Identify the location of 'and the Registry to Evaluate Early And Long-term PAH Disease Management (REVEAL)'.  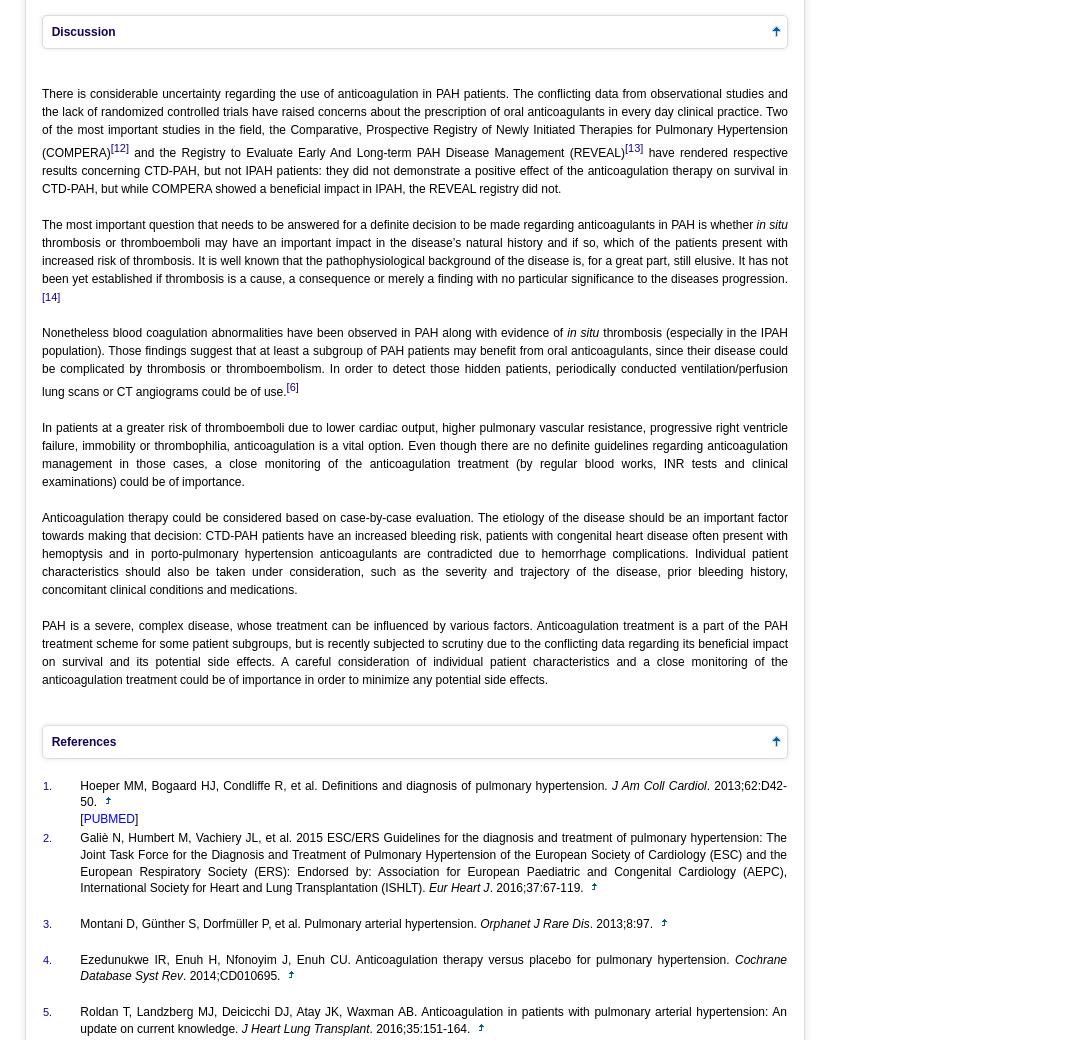
(376, 152).